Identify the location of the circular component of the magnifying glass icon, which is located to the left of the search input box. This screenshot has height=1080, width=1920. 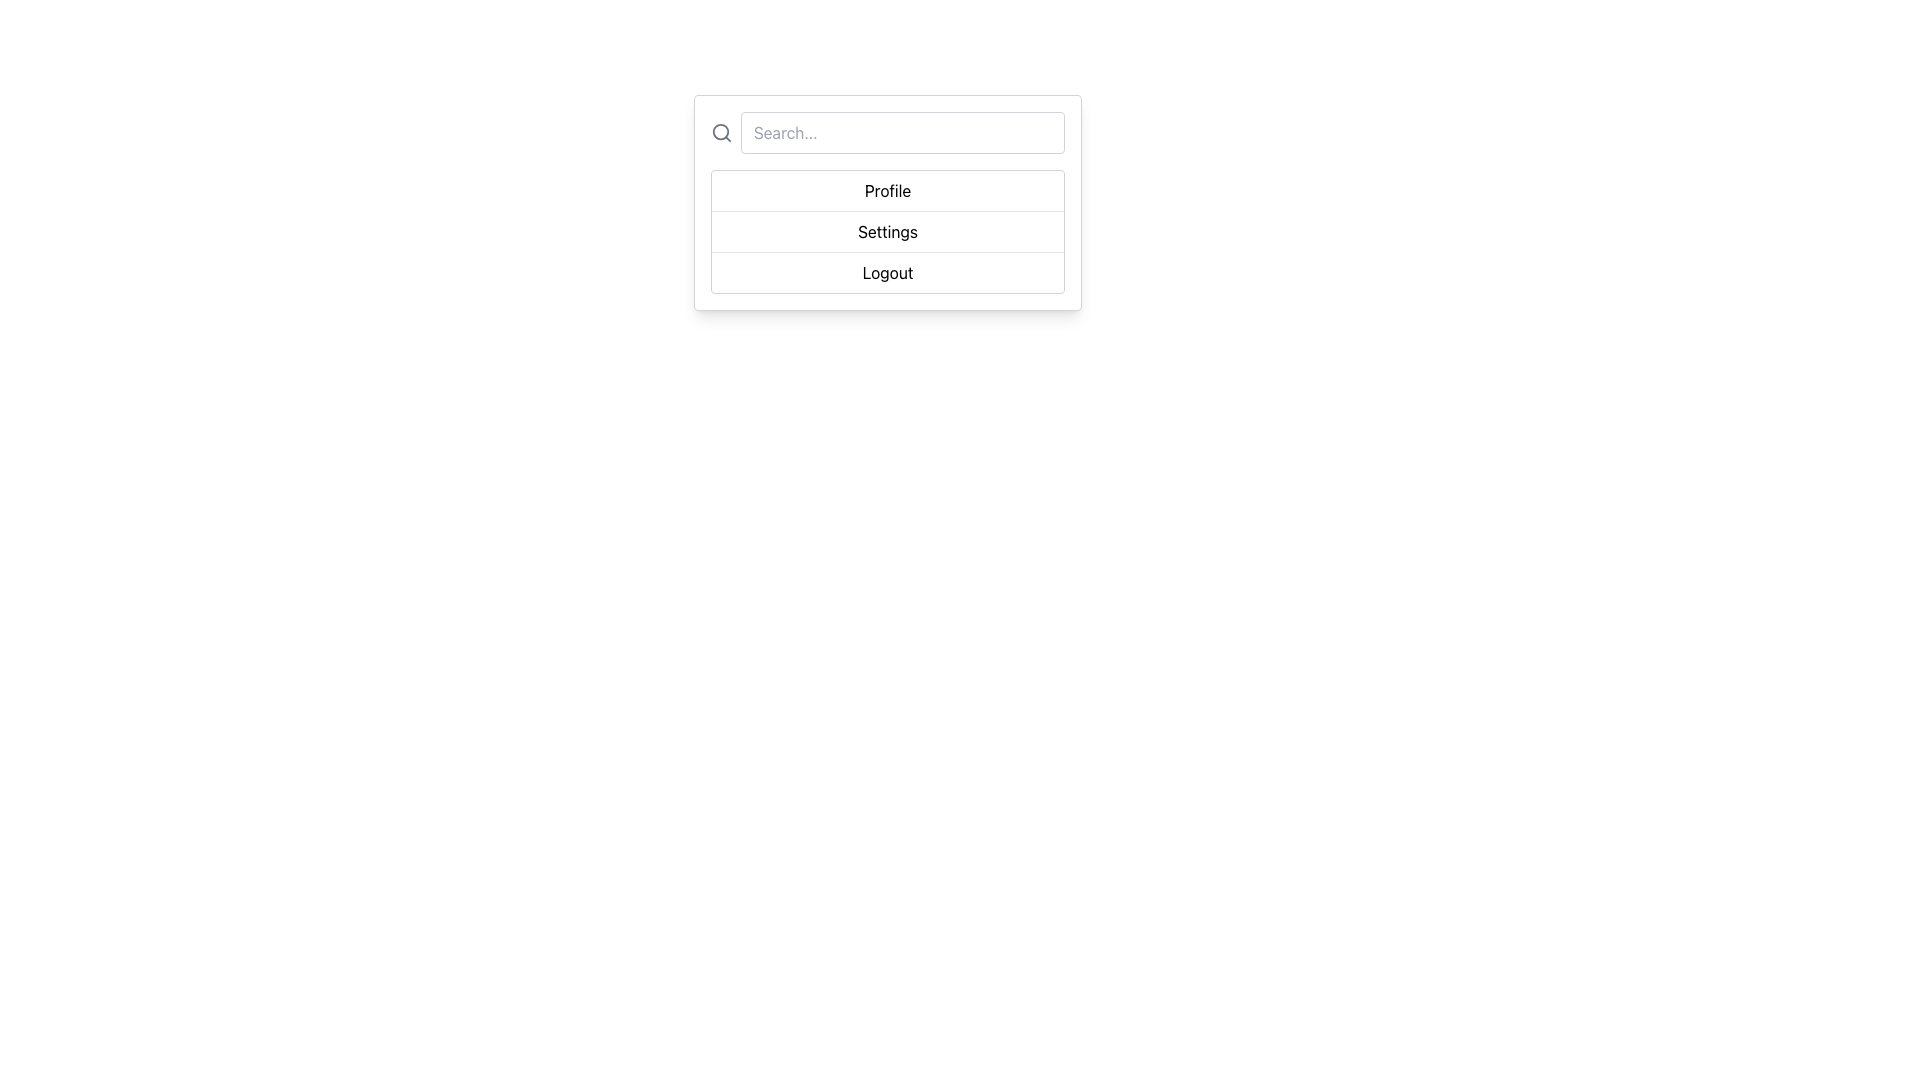
(720, 132).